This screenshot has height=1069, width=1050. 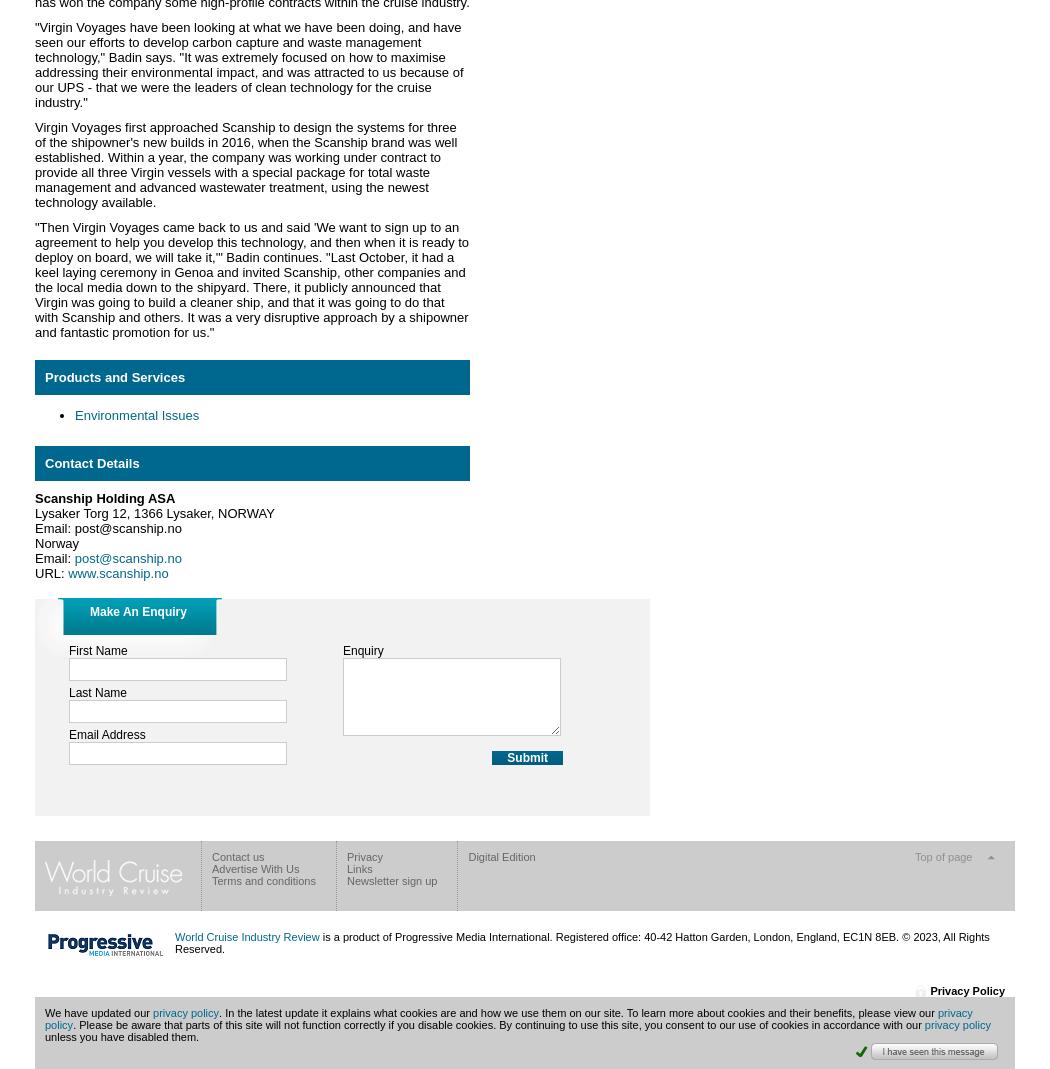 What do you see at coordinates (497, 1024) in the screenshot?
I see `'. Please be aware that parts of this site will not
            function correctly if you disable cookies. By continuing to use this site, you consent
            to our use of cookies in accordance with our'` at bounding box center [497, 1024].